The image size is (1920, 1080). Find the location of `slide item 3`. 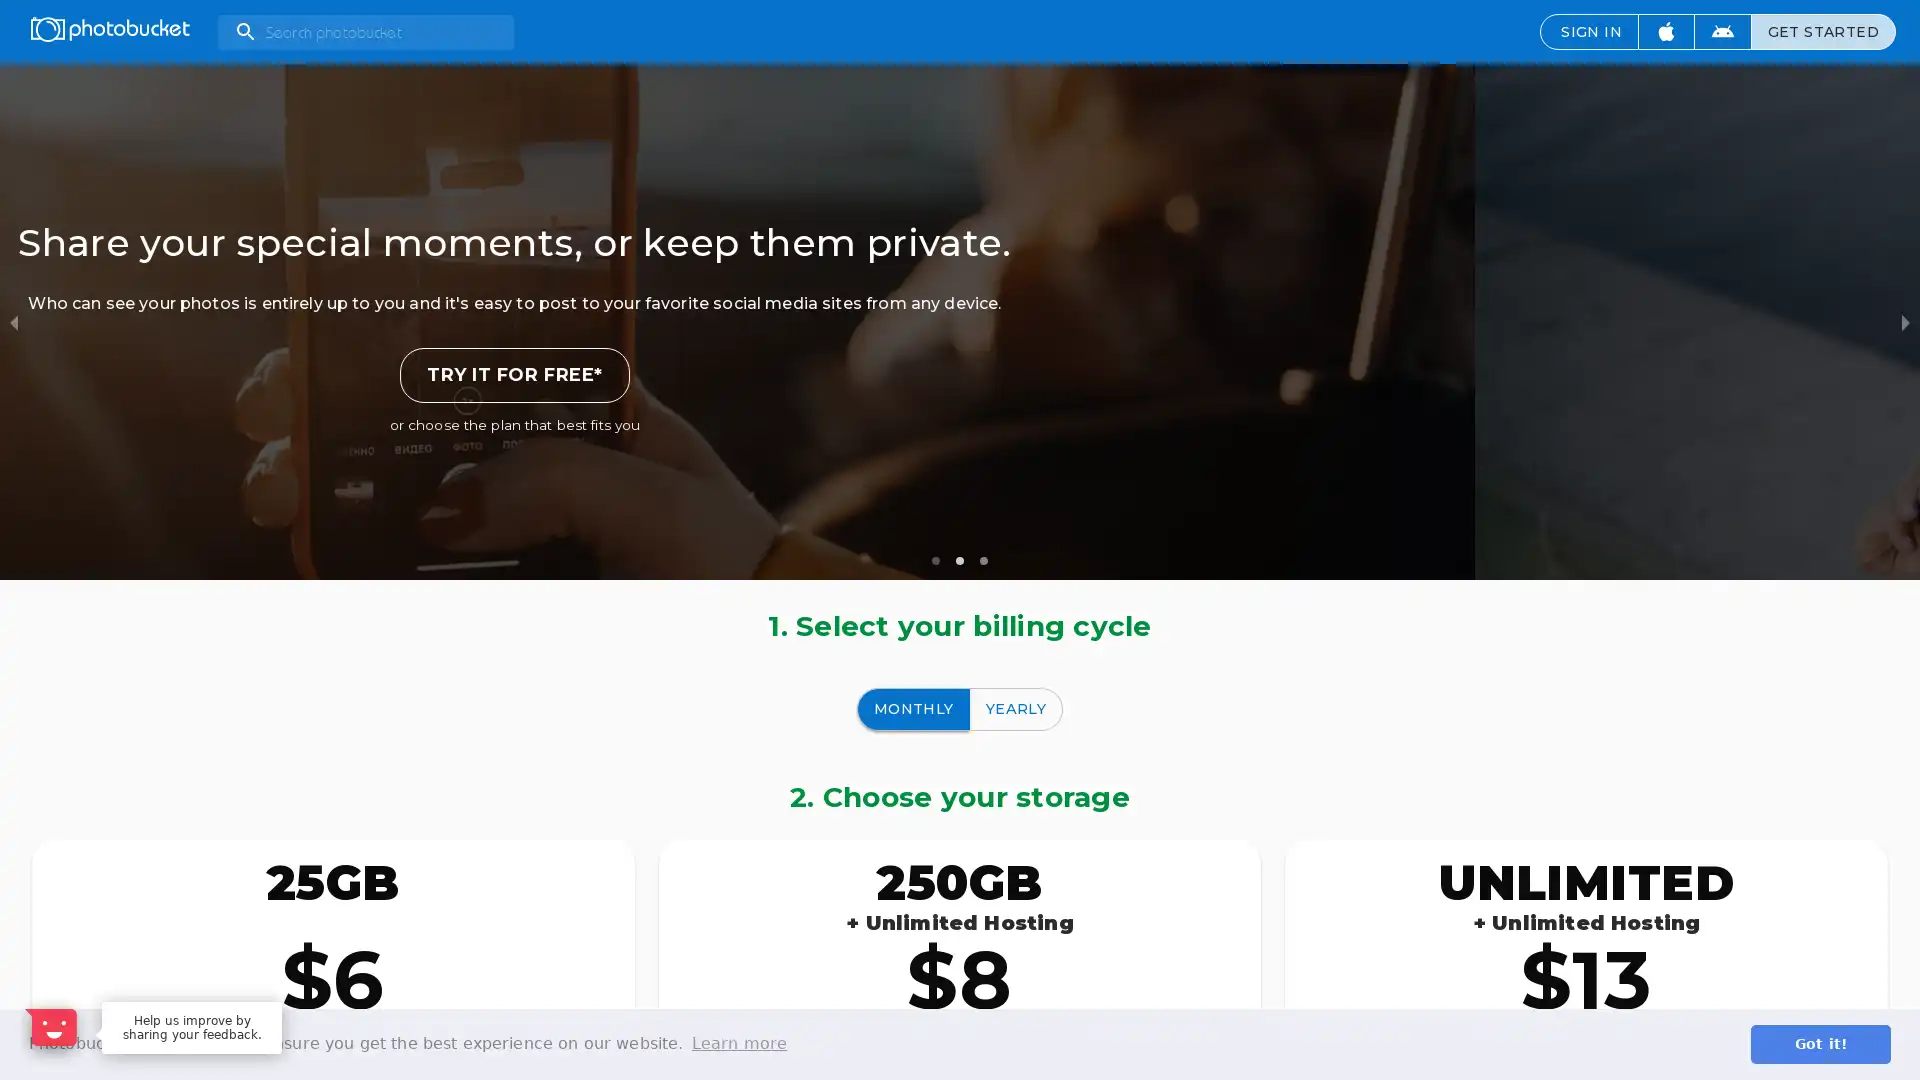

slide item 3 is located at coordinates (983, 559).